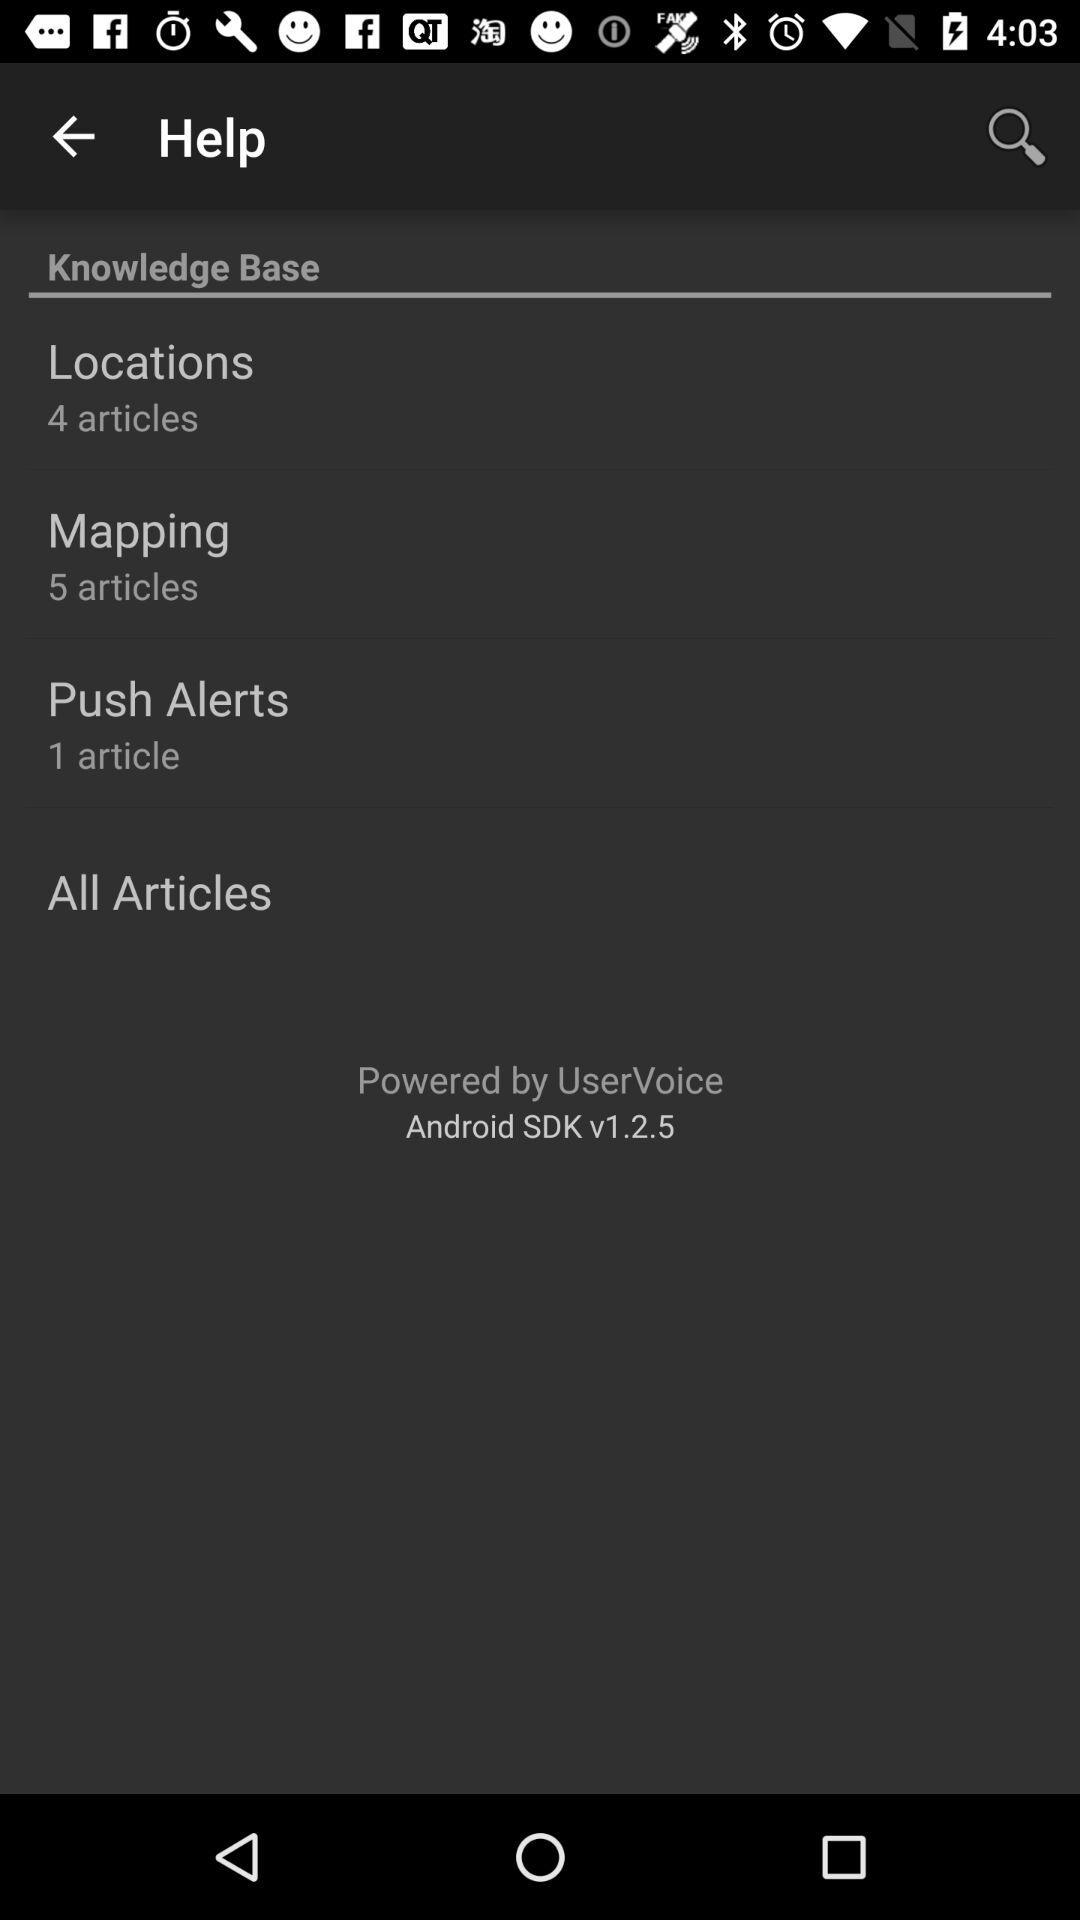  I want to click on the icon above knowledge base item, so click(72, 135).